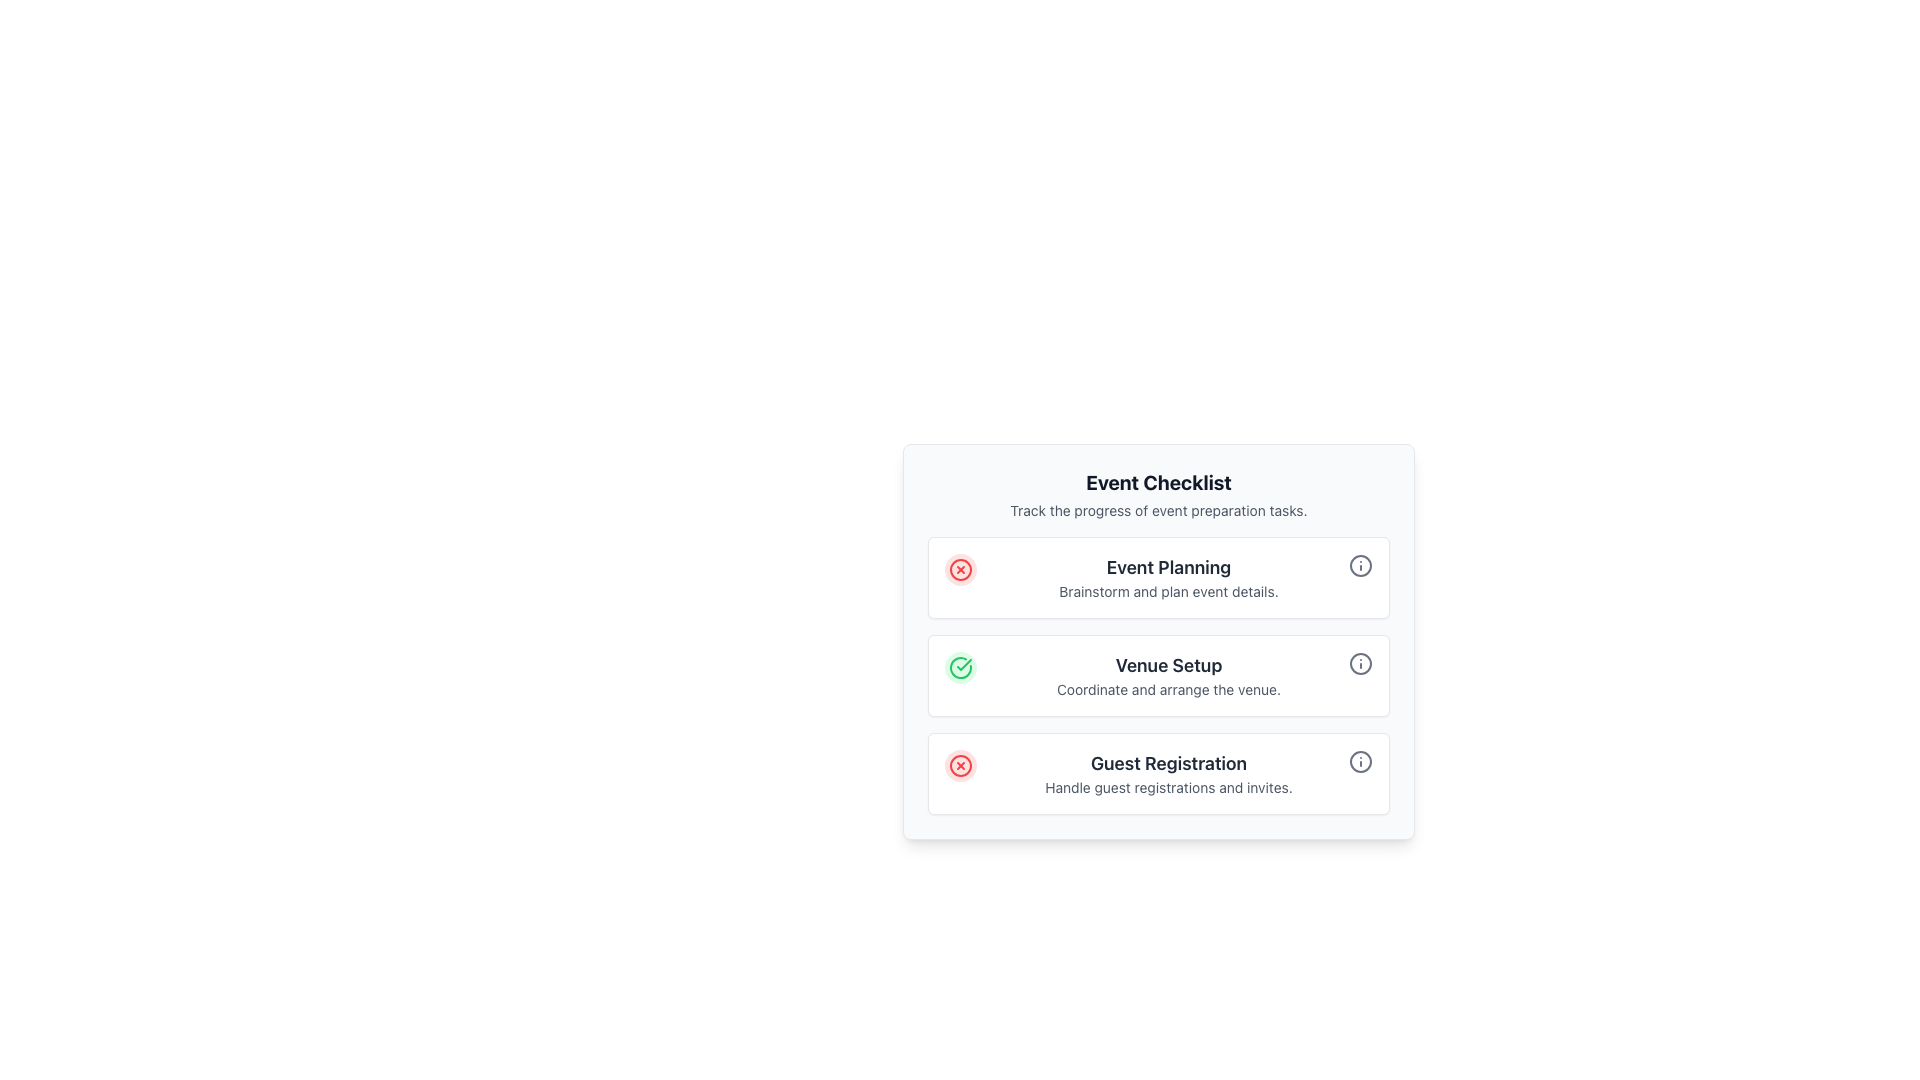 The image size is (1920, 1080). I want to click on the small circular icon button that is styled gray and transitions to blue on hover, located to the right of the 'Venue Setup' item in the 'Event Checklist' section, vertically centered with the title, so click(1360, 663).